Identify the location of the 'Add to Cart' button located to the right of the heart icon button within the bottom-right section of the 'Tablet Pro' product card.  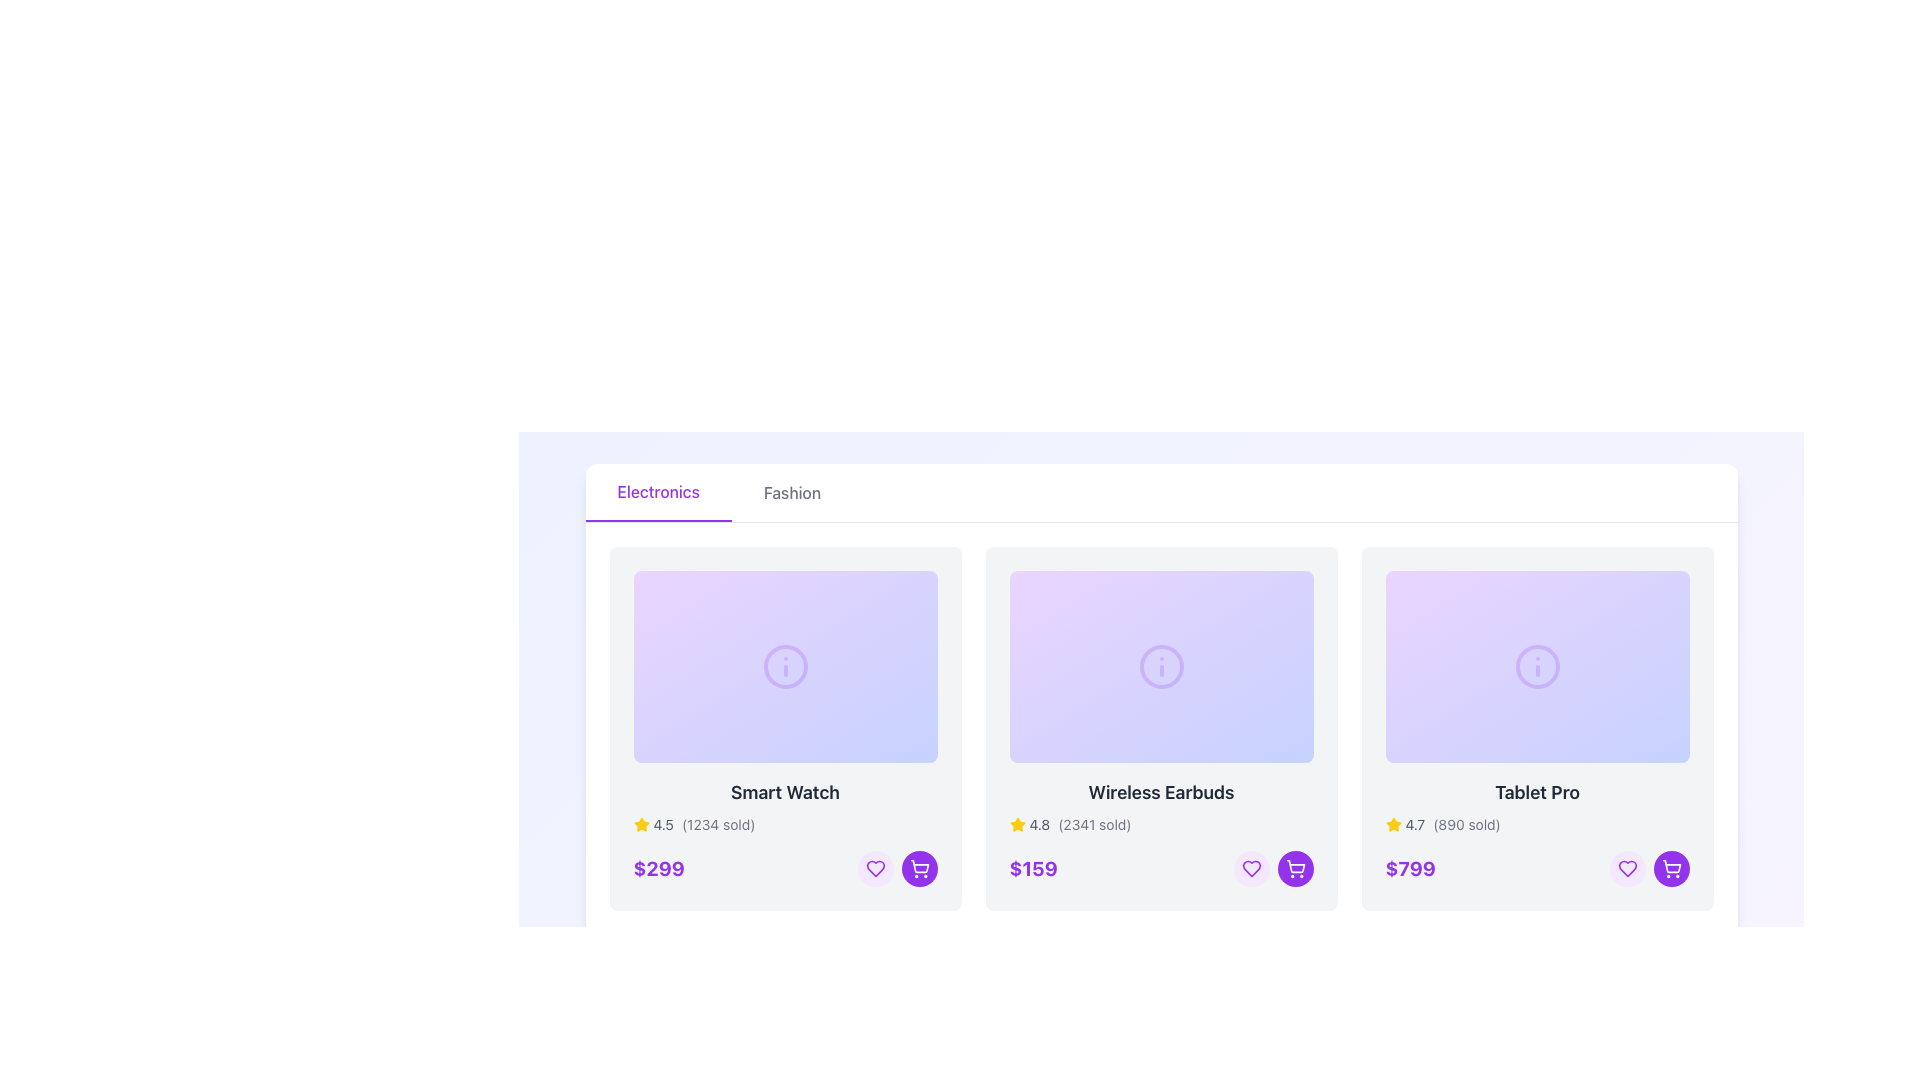
(1671, 867).